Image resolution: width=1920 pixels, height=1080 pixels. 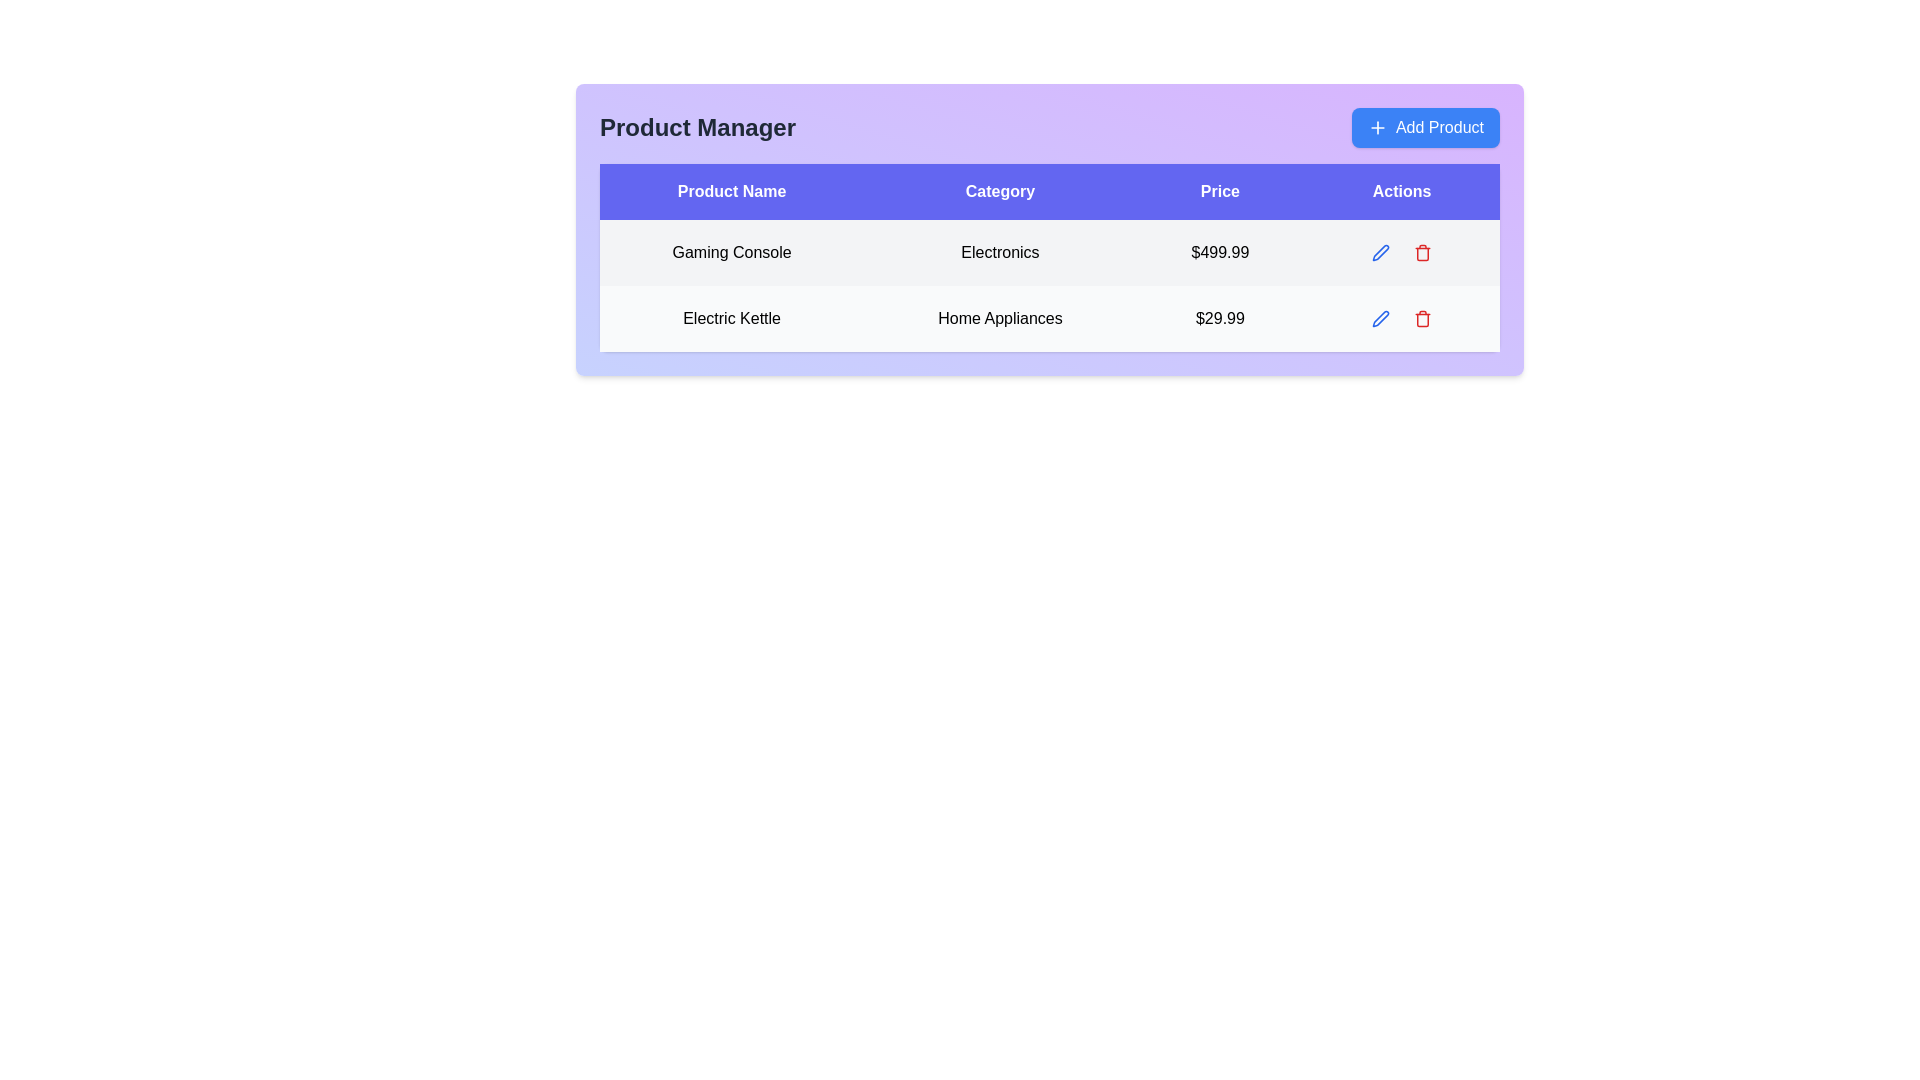 I want to click on the delete SVG icon located in the 'Actions' column of the second row in the table, so click(x=1422, y=319).